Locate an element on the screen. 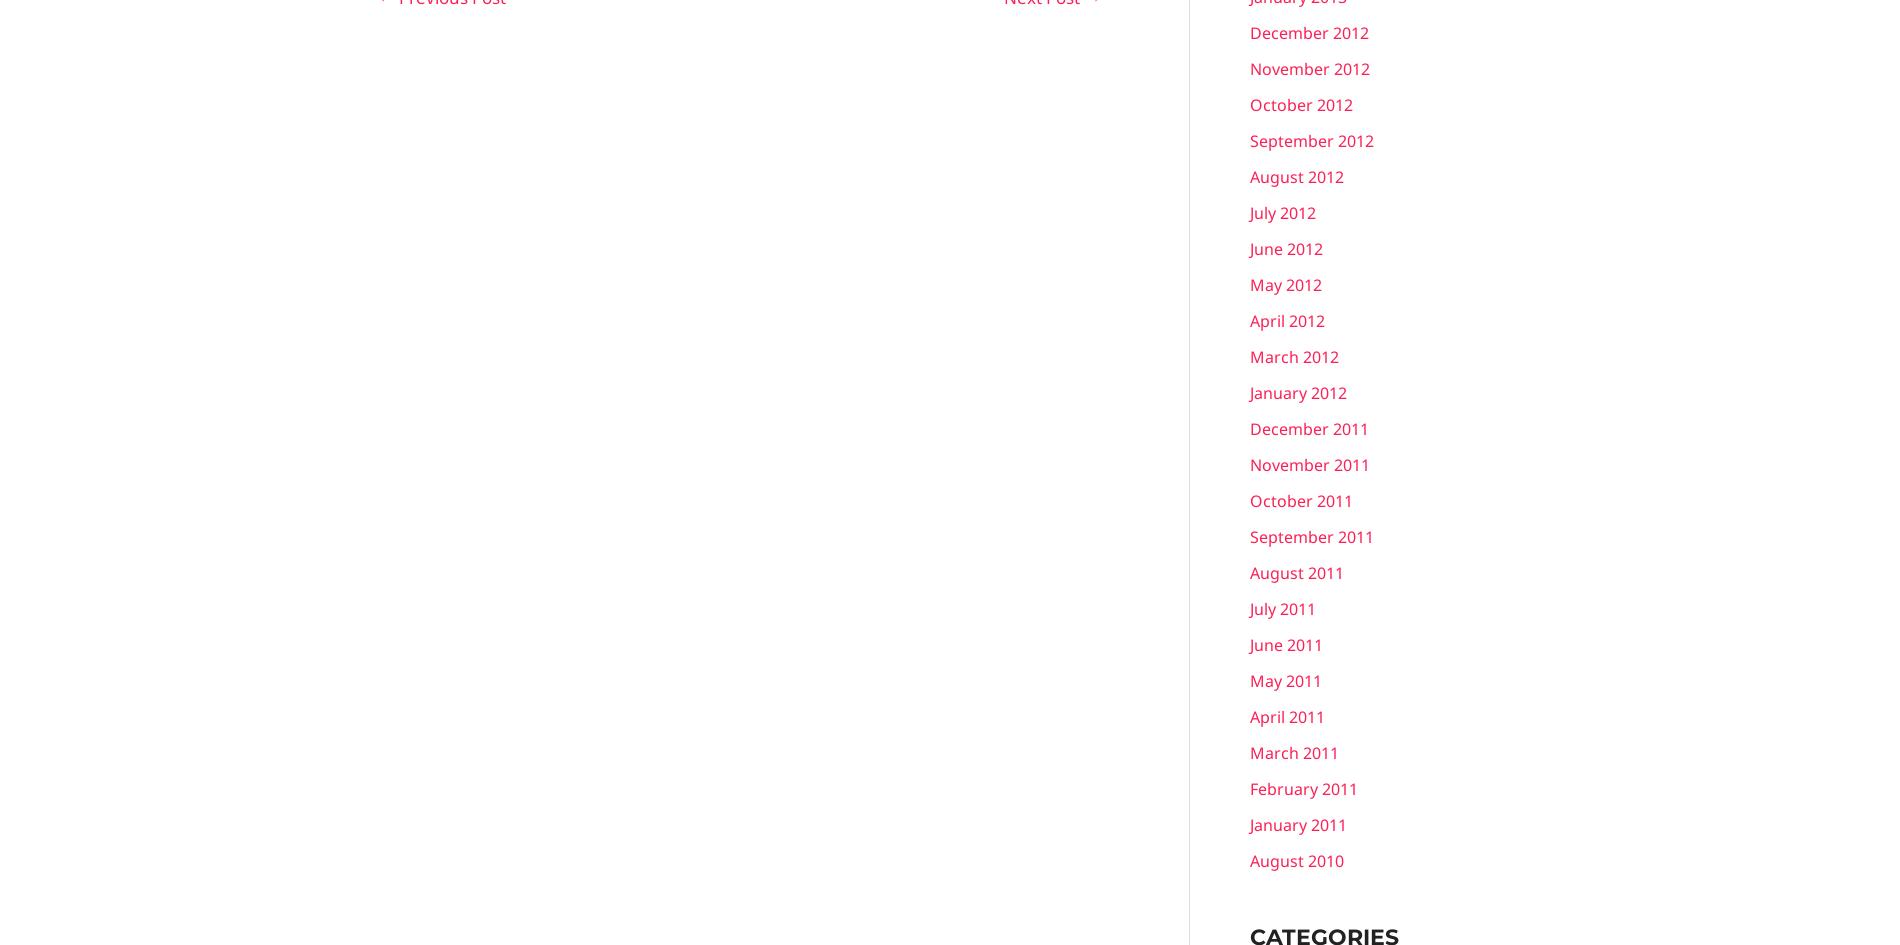 This screenshot has height=945, width=1900. 'November 2011' is located at coordinates (1309, 463).